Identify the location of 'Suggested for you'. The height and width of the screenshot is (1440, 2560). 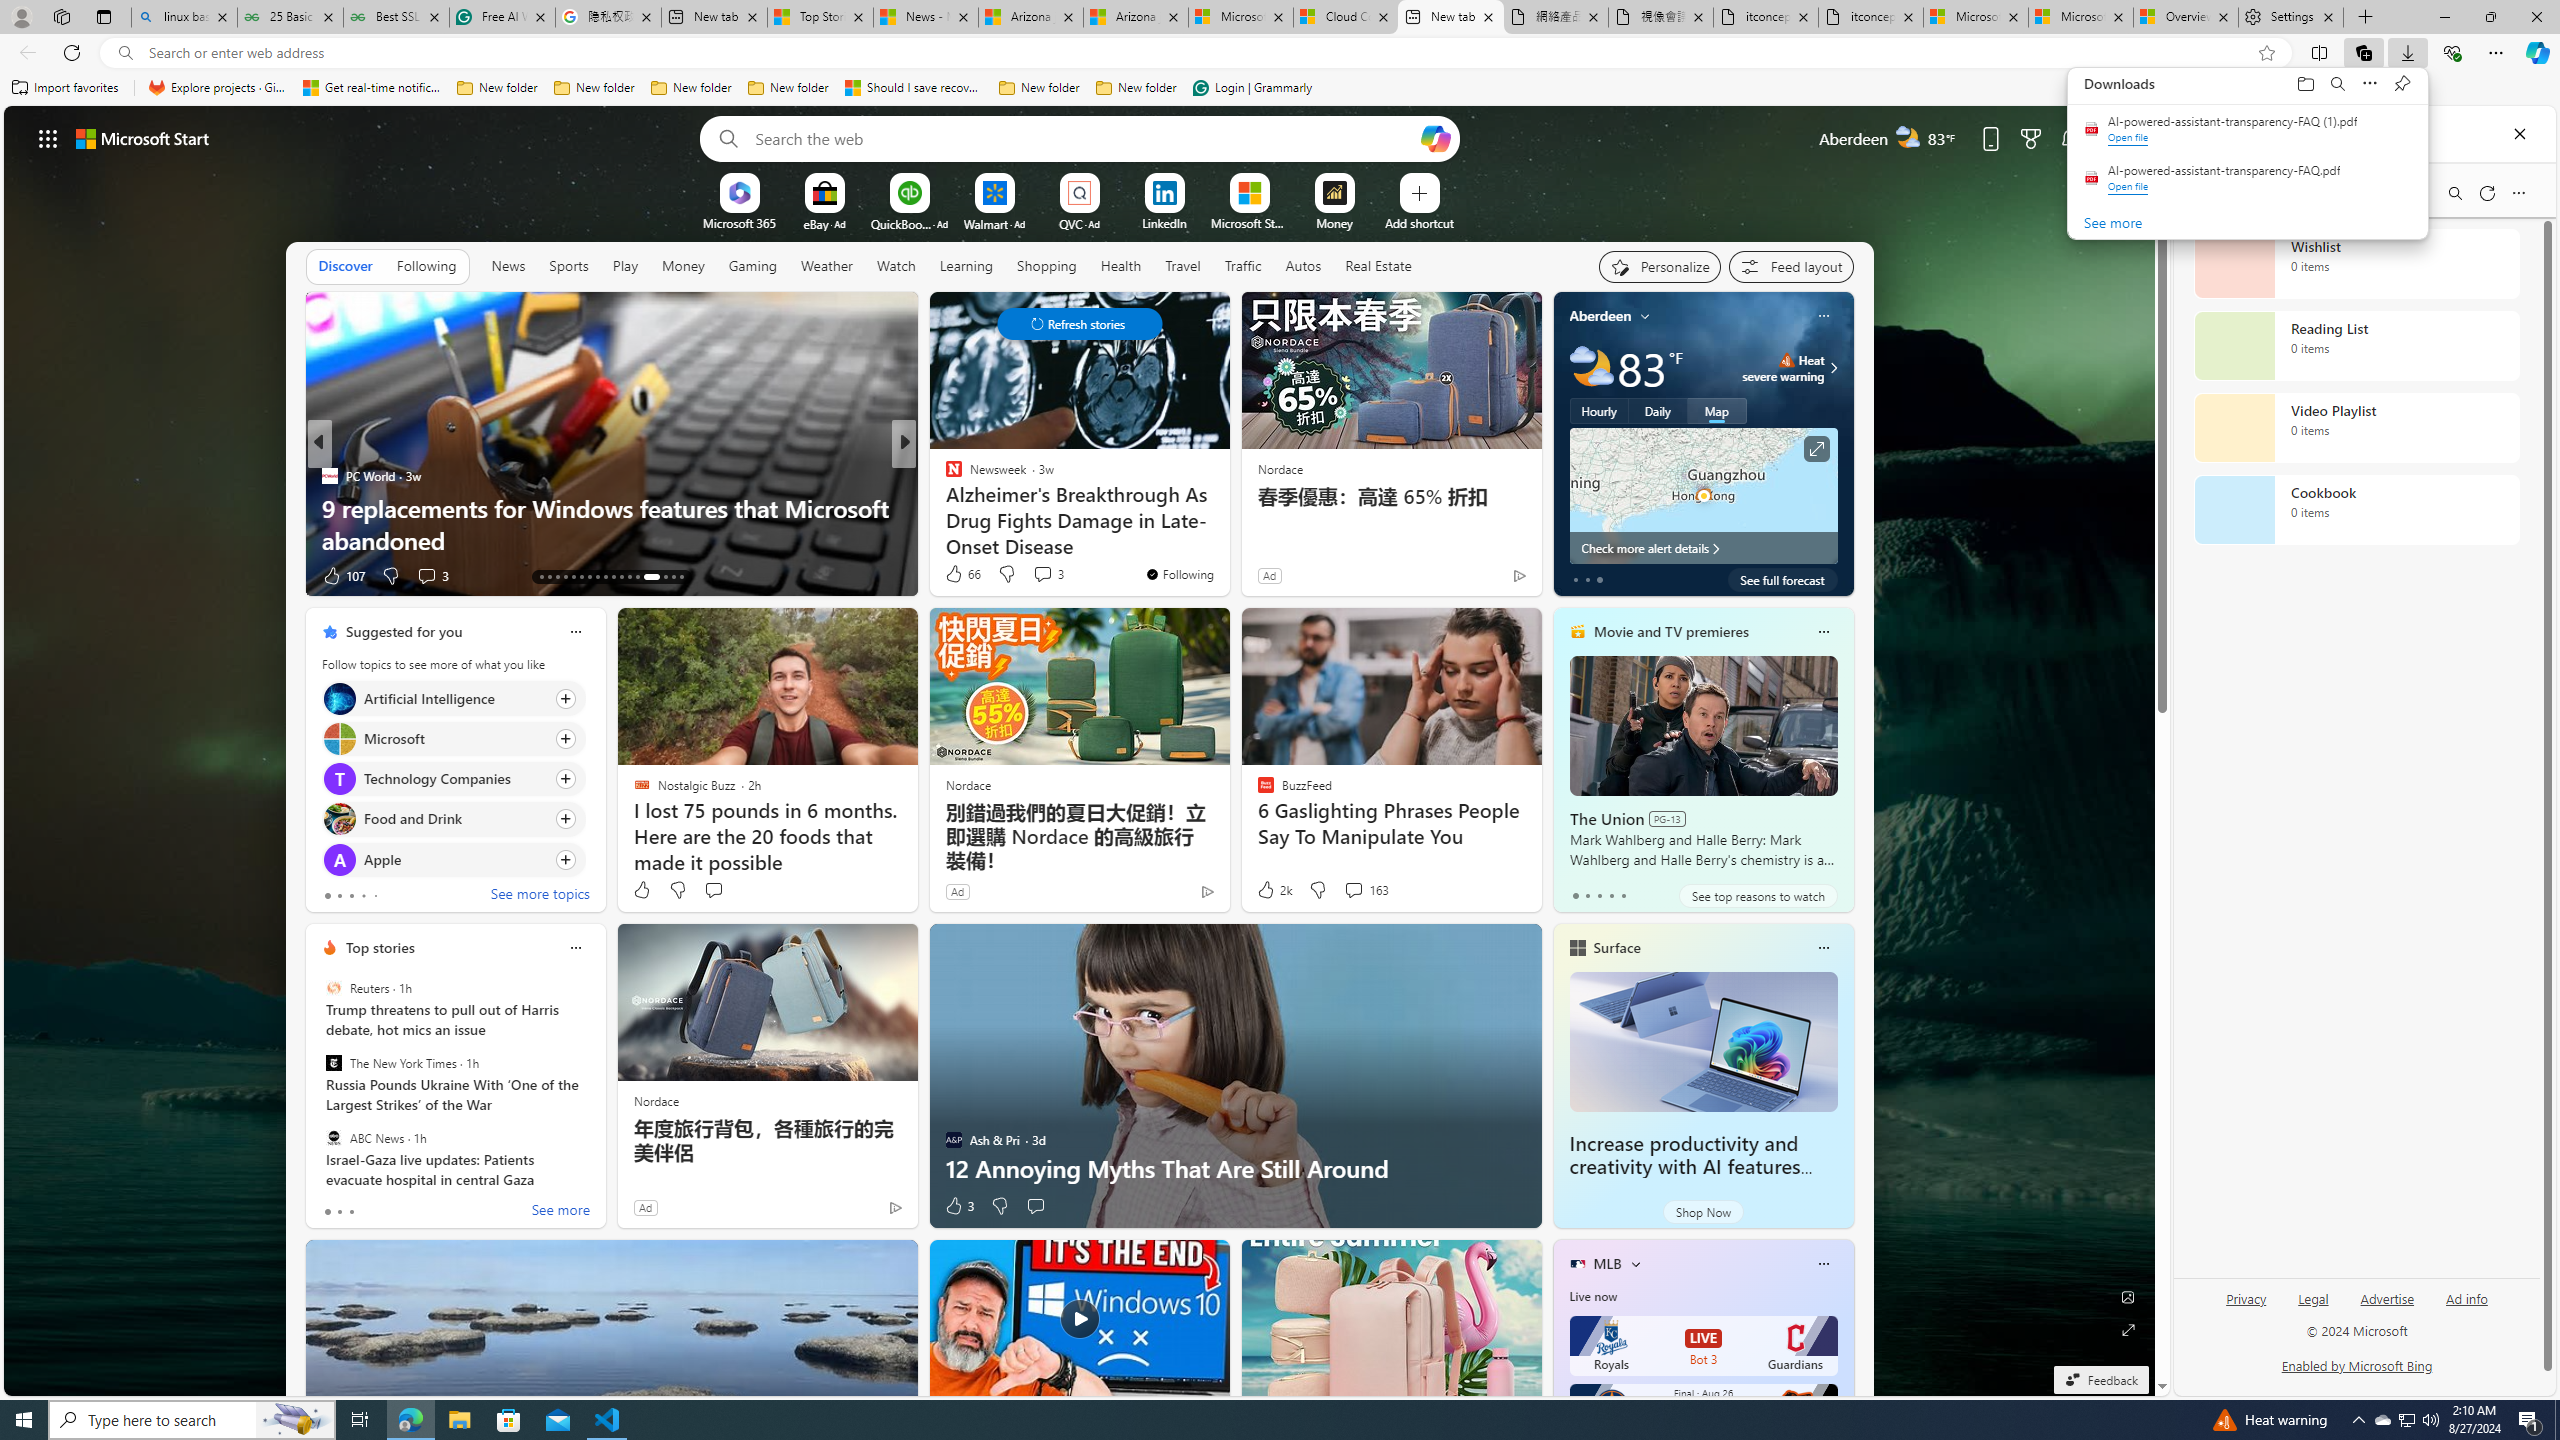
(403, 631).